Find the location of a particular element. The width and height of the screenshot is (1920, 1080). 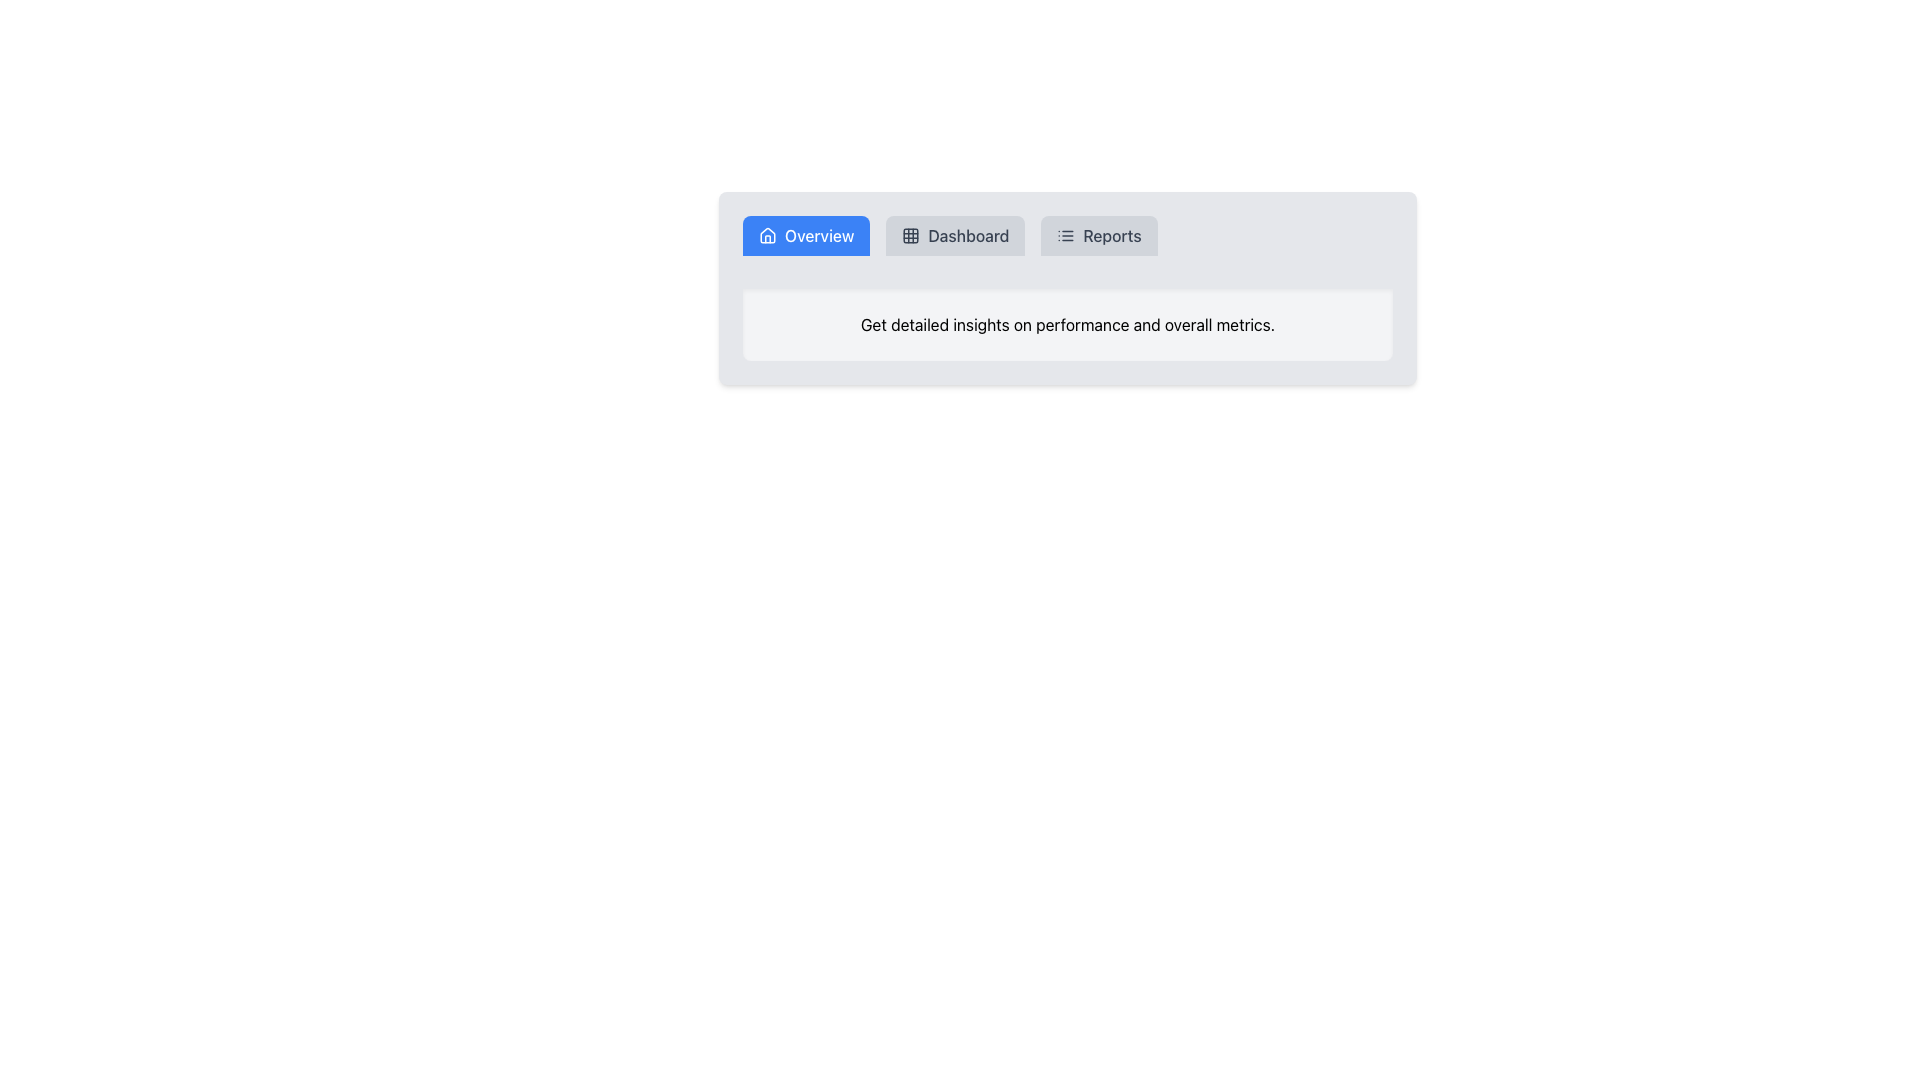

the 'Overview' button with keyboard navigation is located at coordinates (806, 234).